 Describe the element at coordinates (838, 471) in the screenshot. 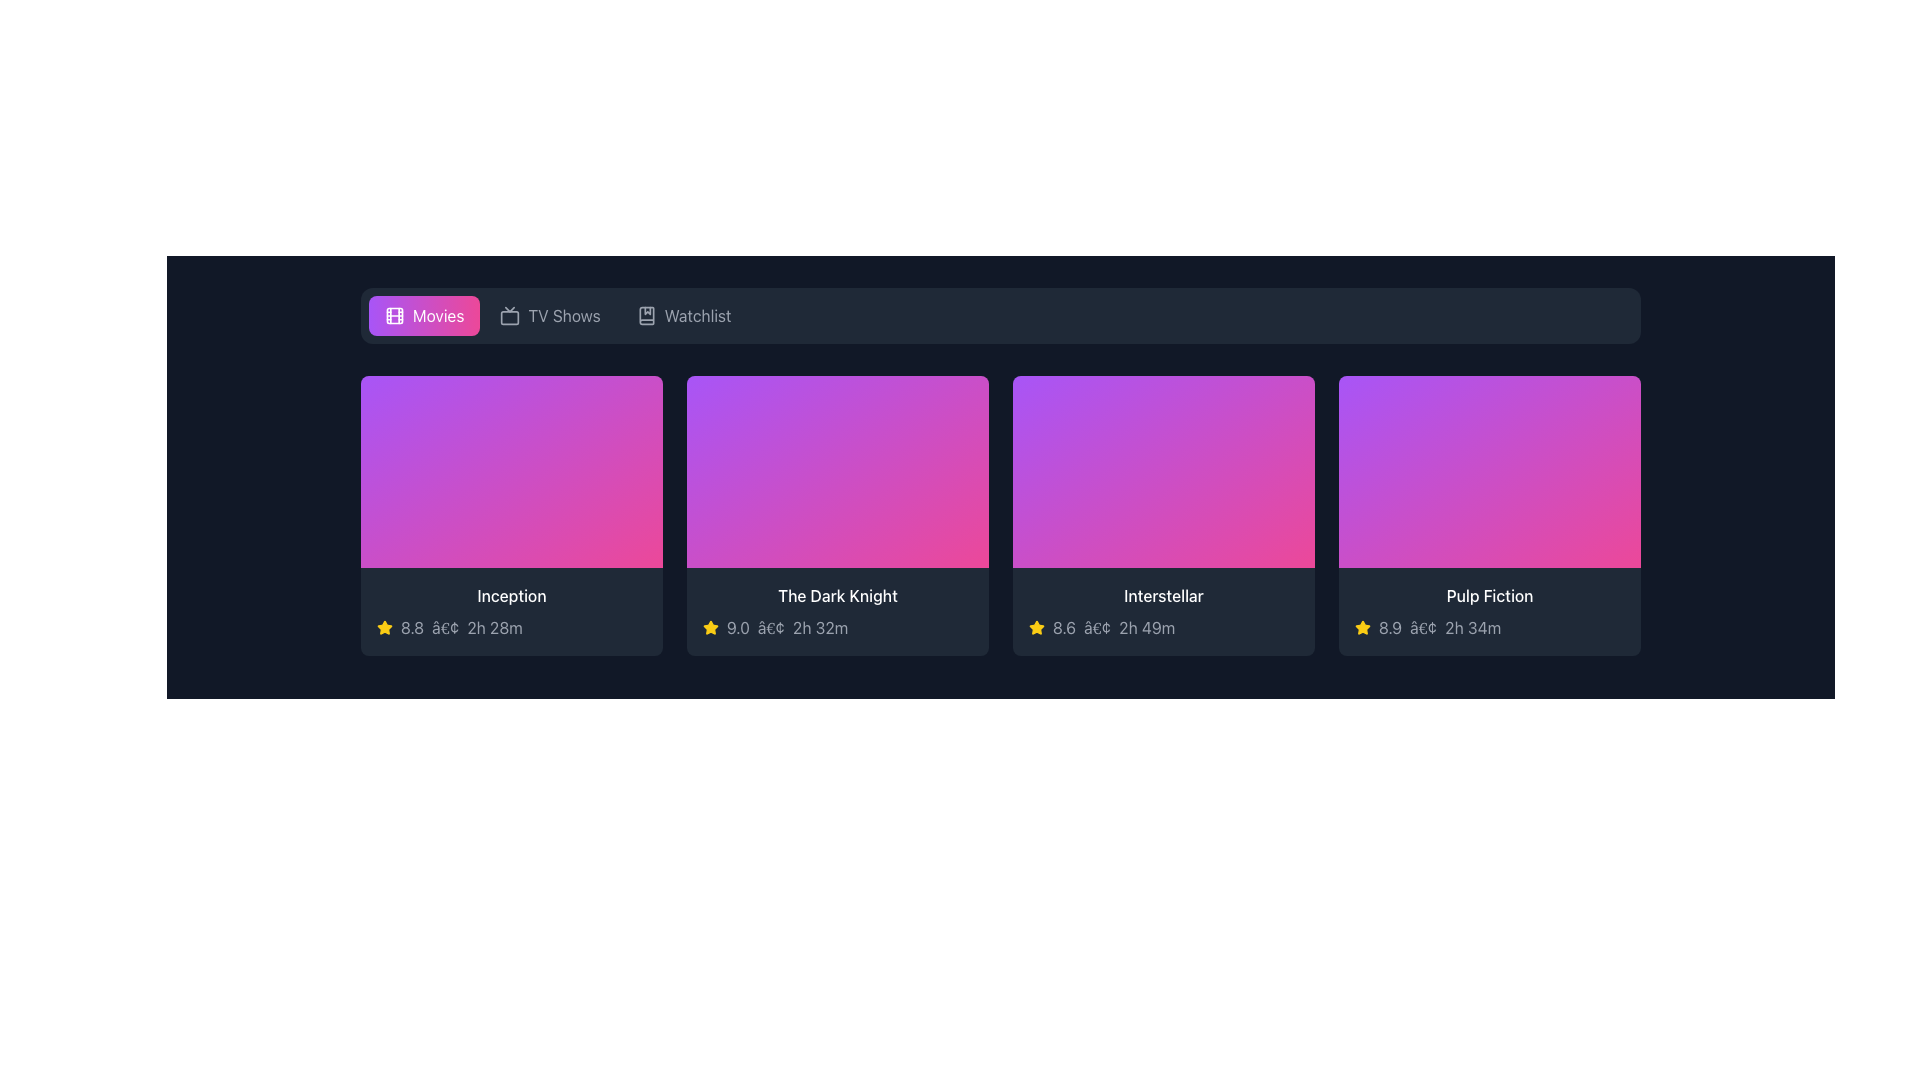

I see `the decorative background element of the card titled 'The Dark Knight', which is positioned second in the horizontal layout of cards` at that location.